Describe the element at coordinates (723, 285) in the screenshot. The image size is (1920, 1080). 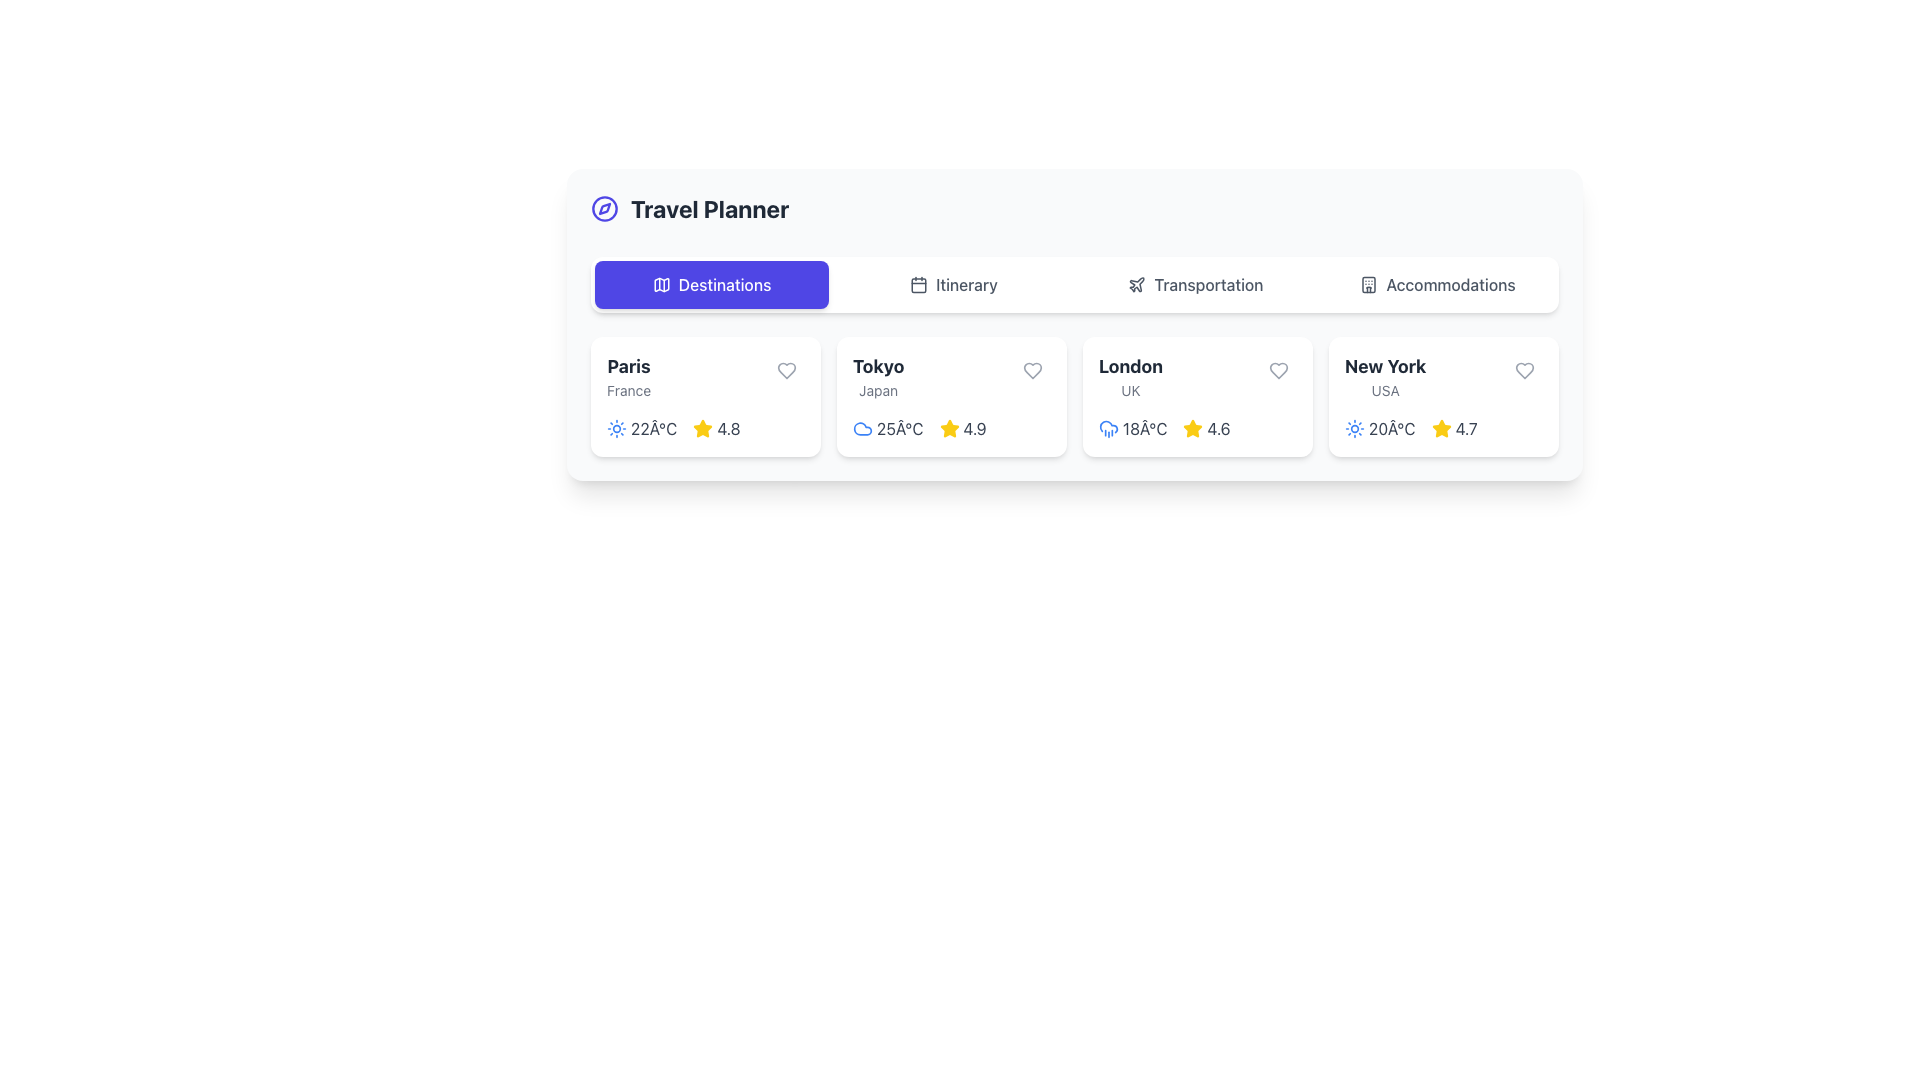
I see `the text label 'Destinations' which is centrally located within the navigation button in the top navigation bar` at that location.